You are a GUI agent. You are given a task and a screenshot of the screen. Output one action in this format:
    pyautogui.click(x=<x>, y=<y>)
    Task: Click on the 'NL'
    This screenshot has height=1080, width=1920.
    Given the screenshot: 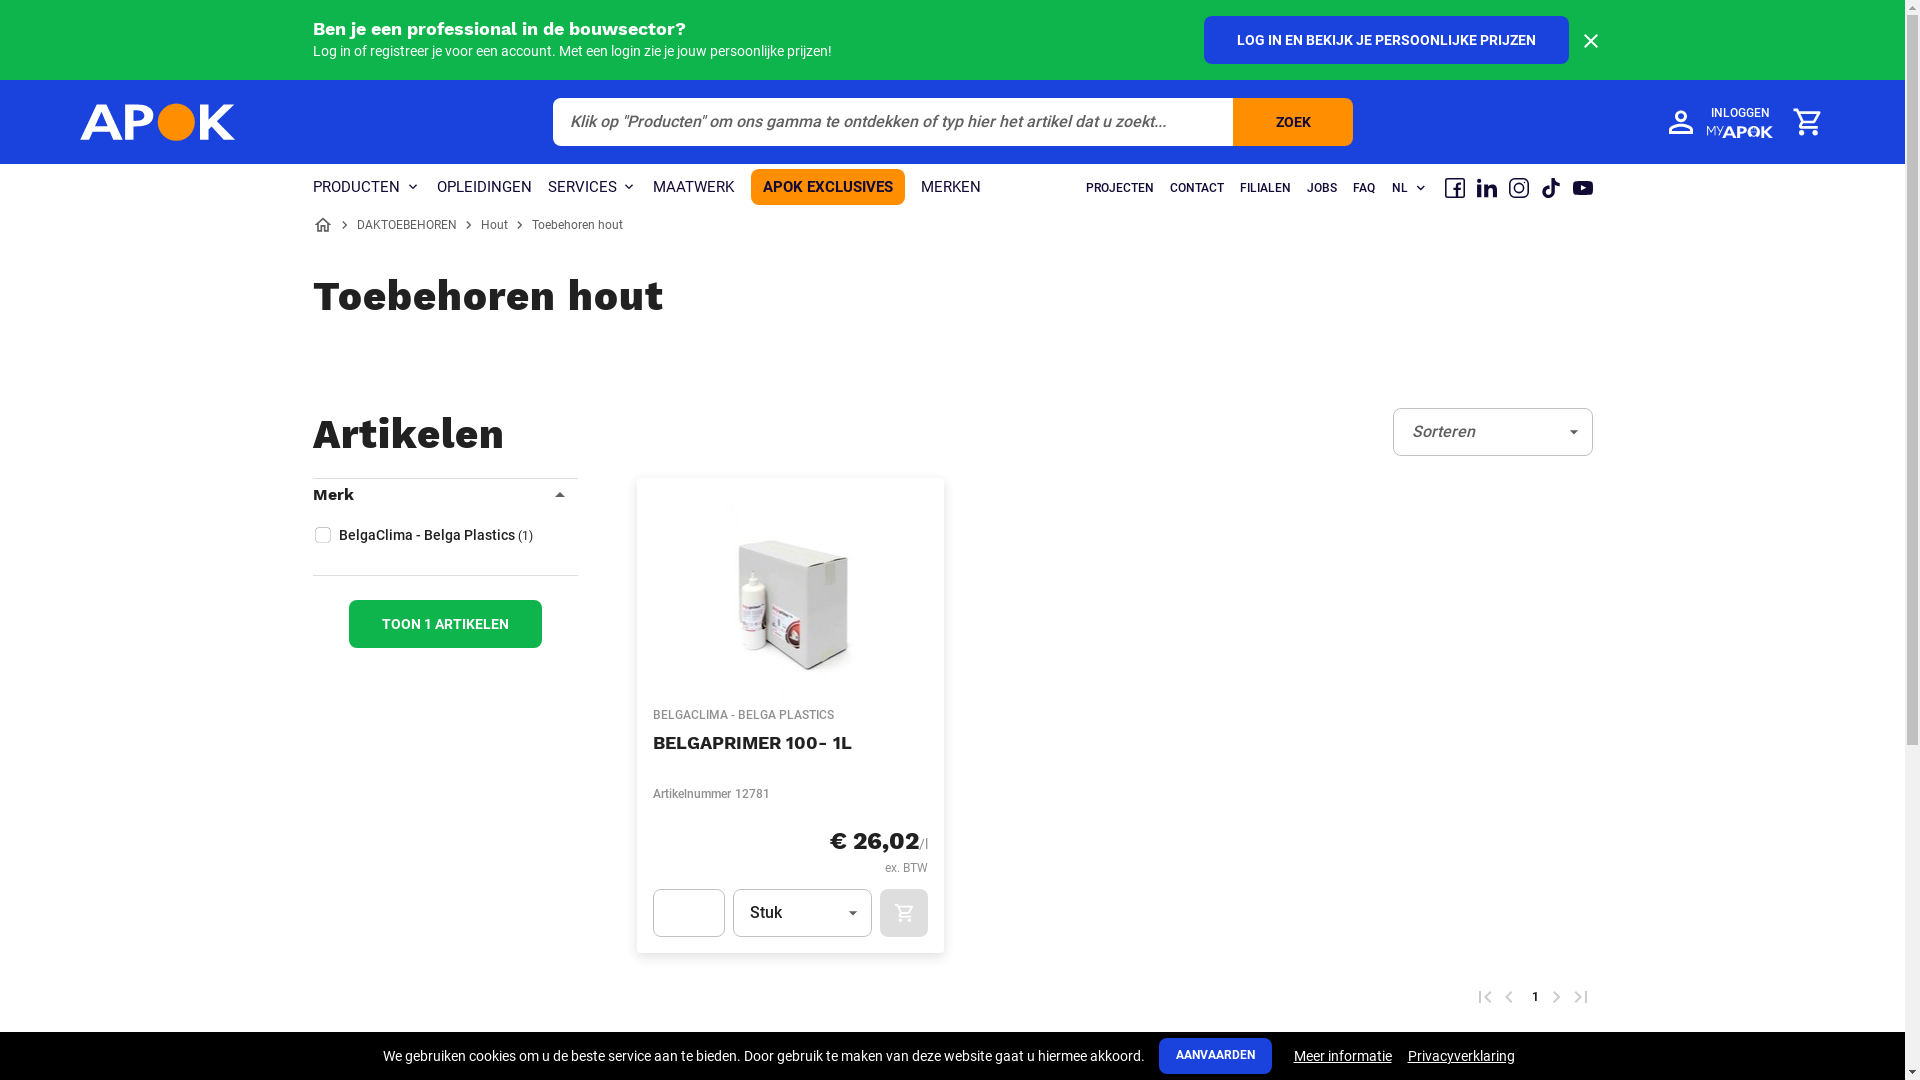 What is the action you would take?
    pyautogui.click(x=1408, y=188)
    